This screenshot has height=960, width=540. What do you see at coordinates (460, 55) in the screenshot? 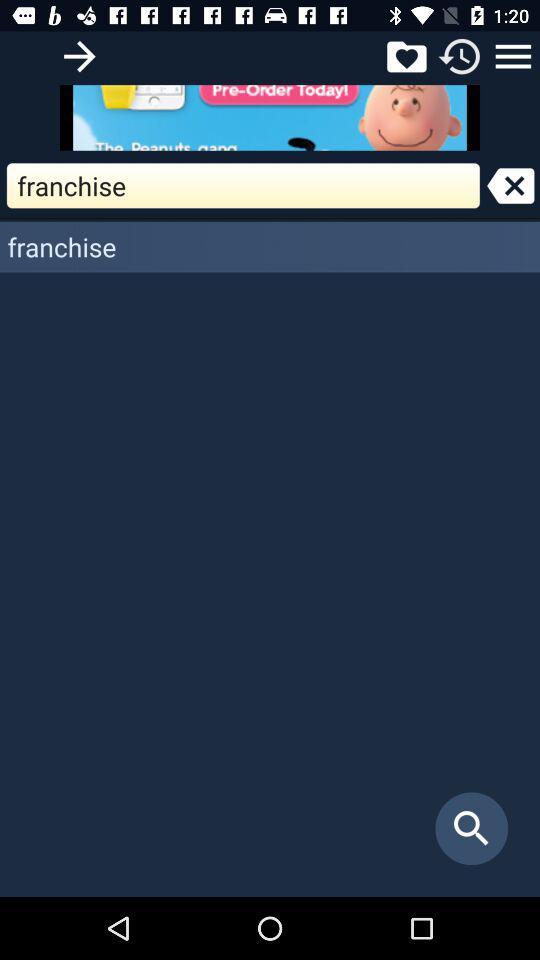
I see `refresh` at bounding box center [460, 55].